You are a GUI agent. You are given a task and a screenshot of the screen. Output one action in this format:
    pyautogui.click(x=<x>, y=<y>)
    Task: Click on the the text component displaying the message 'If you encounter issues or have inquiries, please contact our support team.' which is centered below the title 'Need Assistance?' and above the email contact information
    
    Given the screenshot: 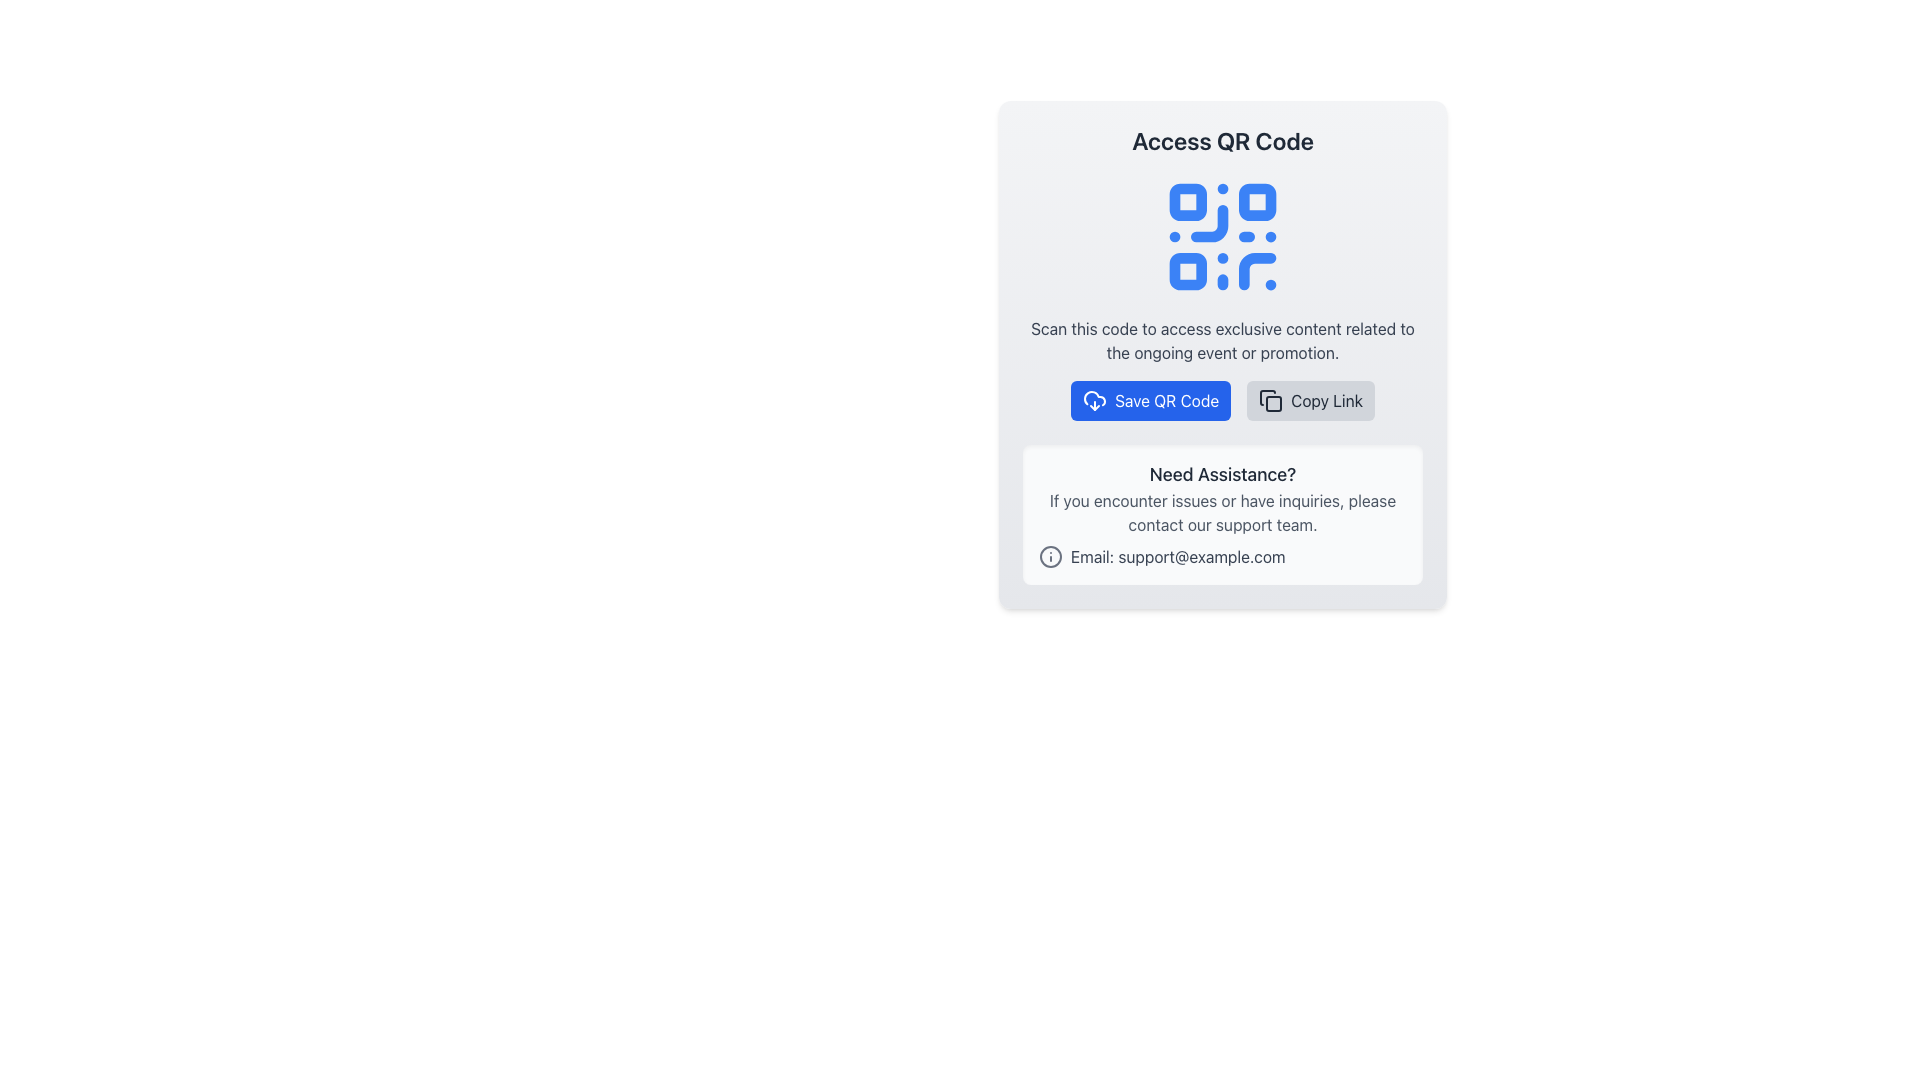 What is the action you would take?
    pyautogui.click(x=1222, y=512)
    